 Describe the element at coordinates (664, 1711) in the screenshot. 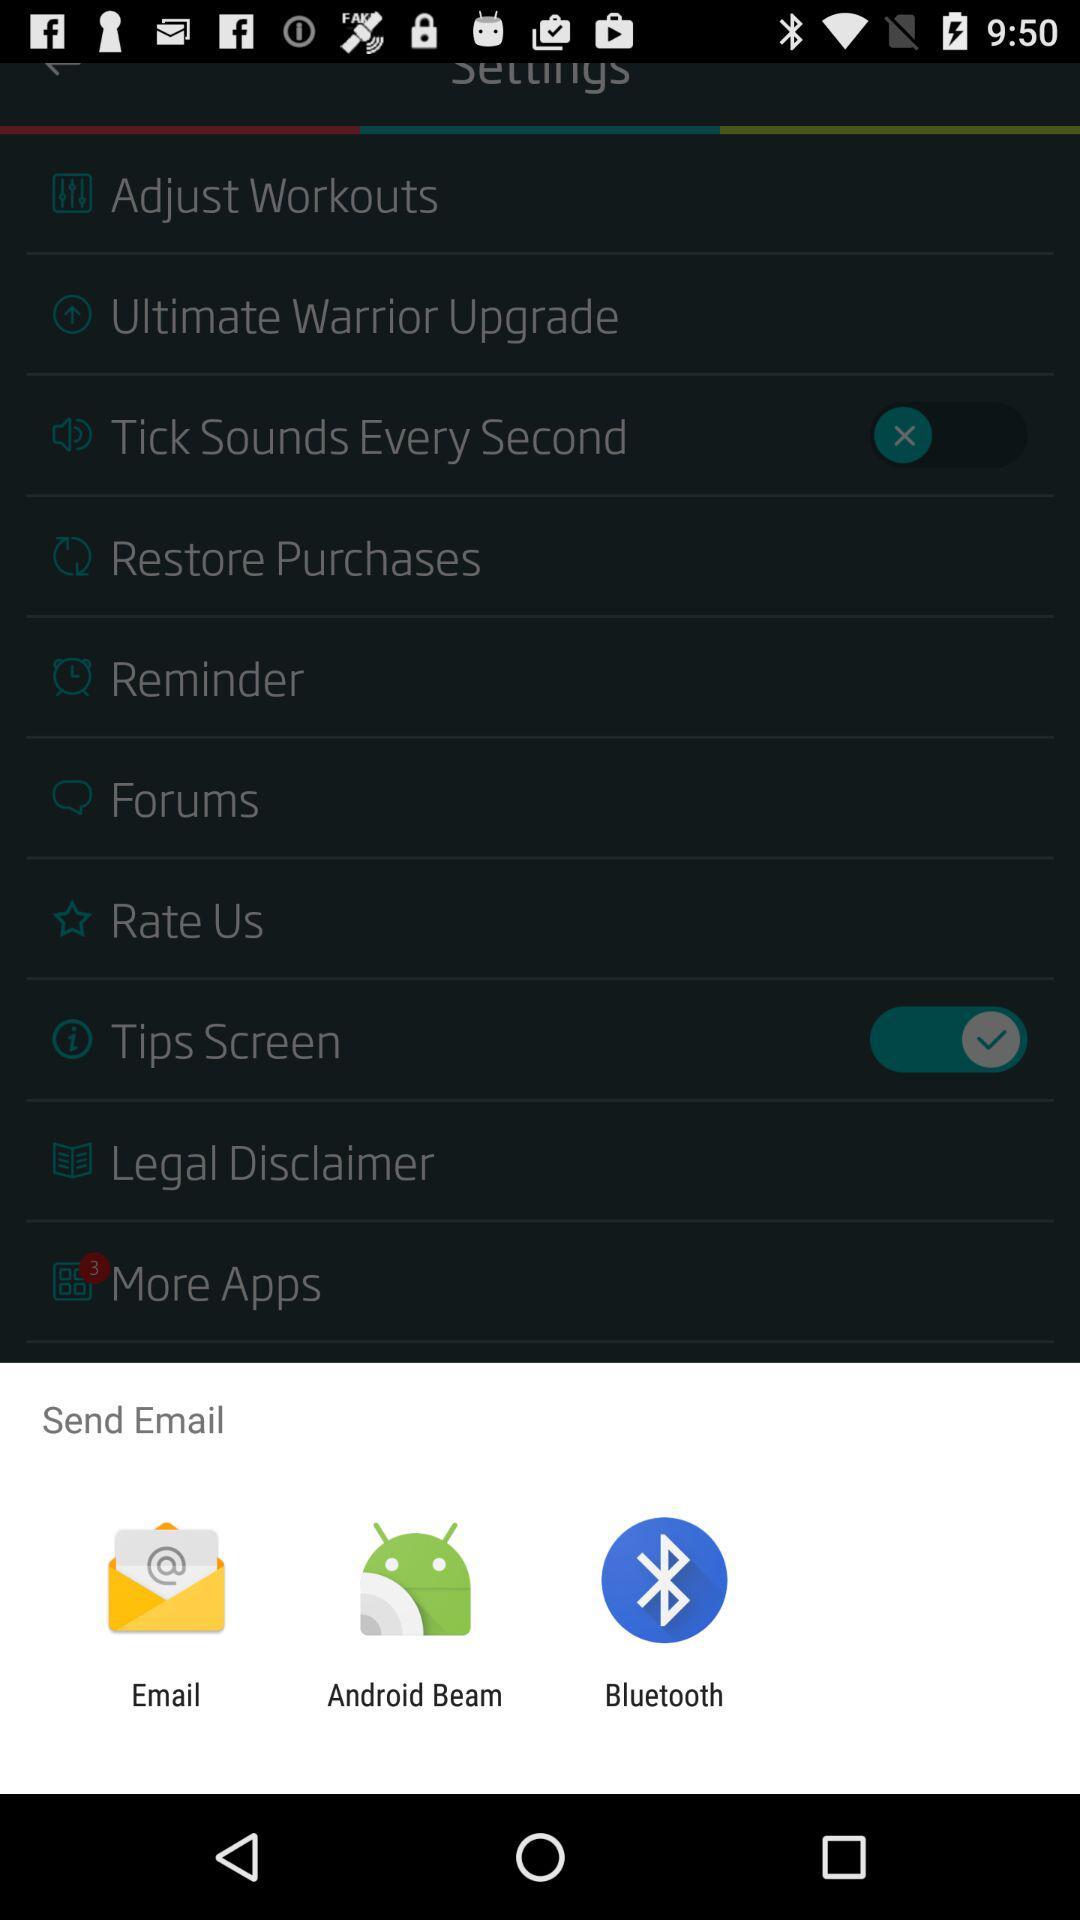

I see `the bluetooth icon` at that location.